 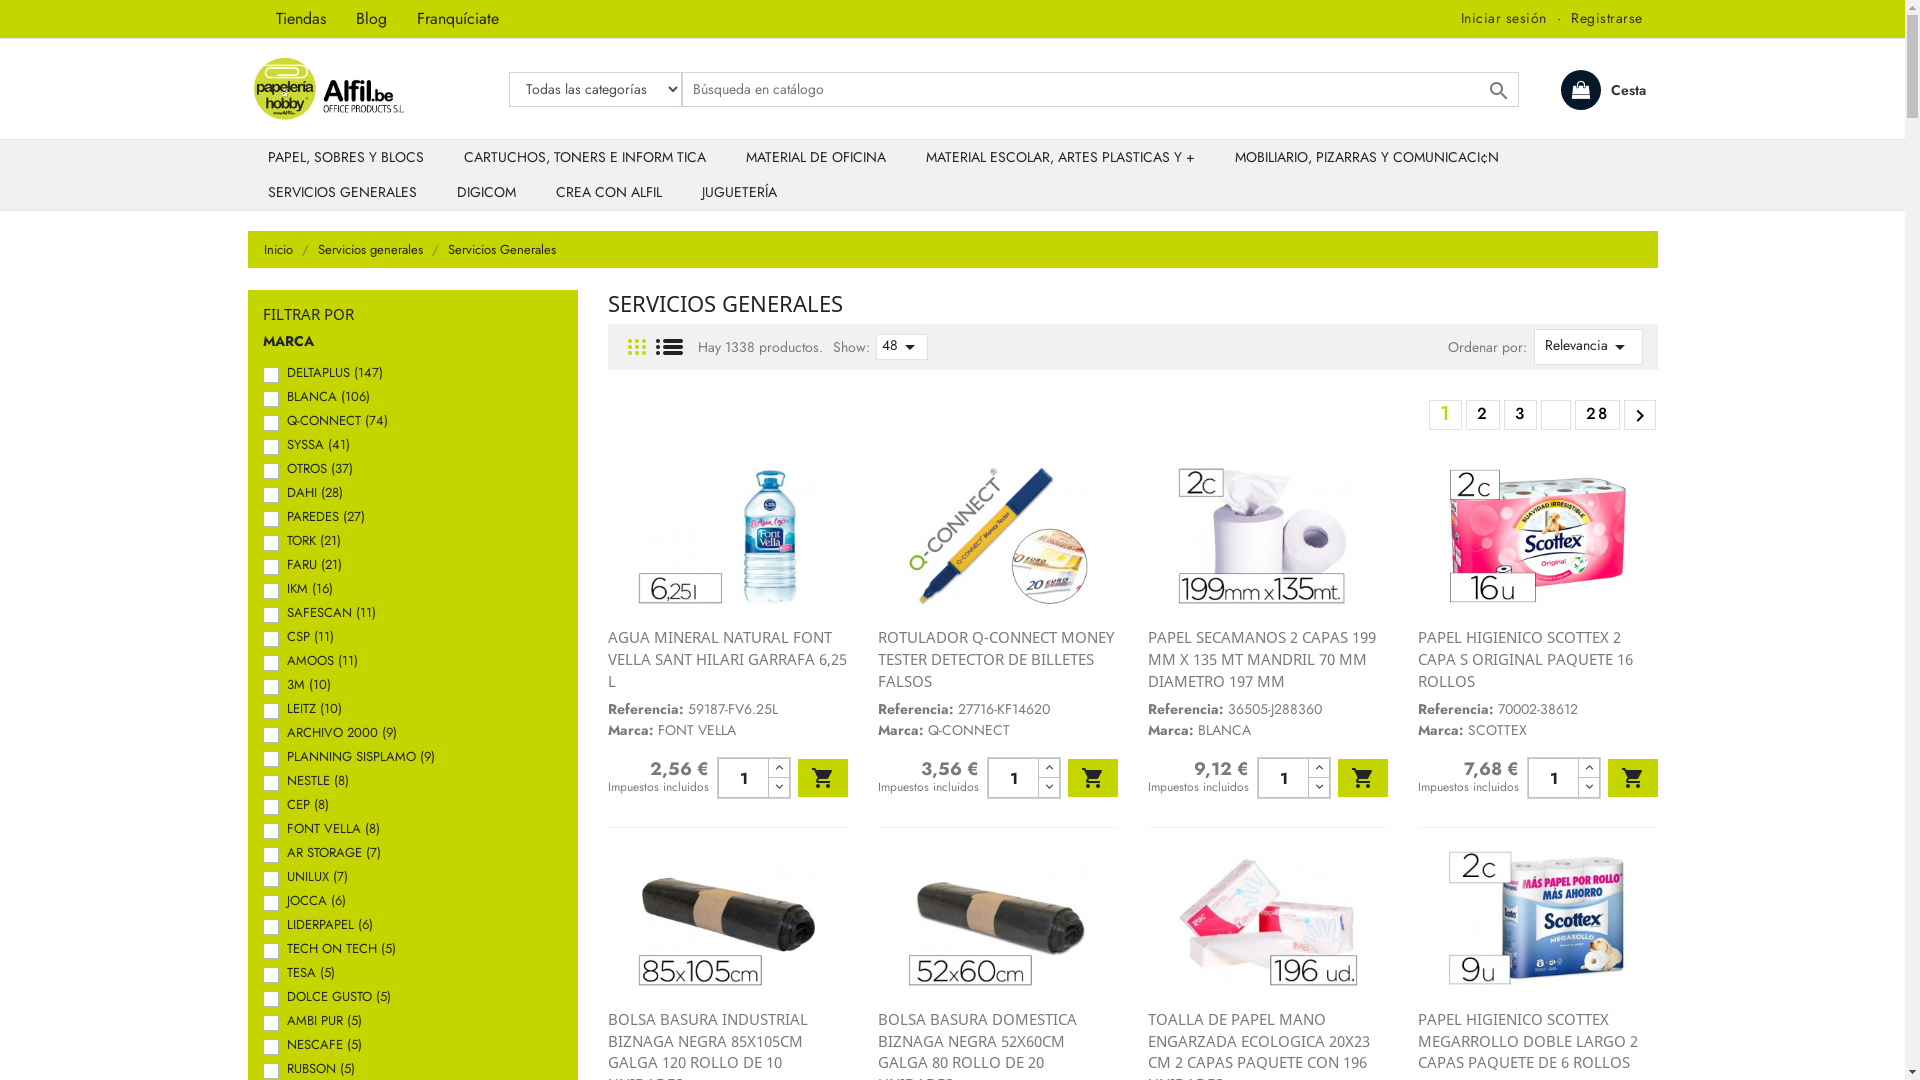 I want to click on '28', so click(x=1574, y=412).